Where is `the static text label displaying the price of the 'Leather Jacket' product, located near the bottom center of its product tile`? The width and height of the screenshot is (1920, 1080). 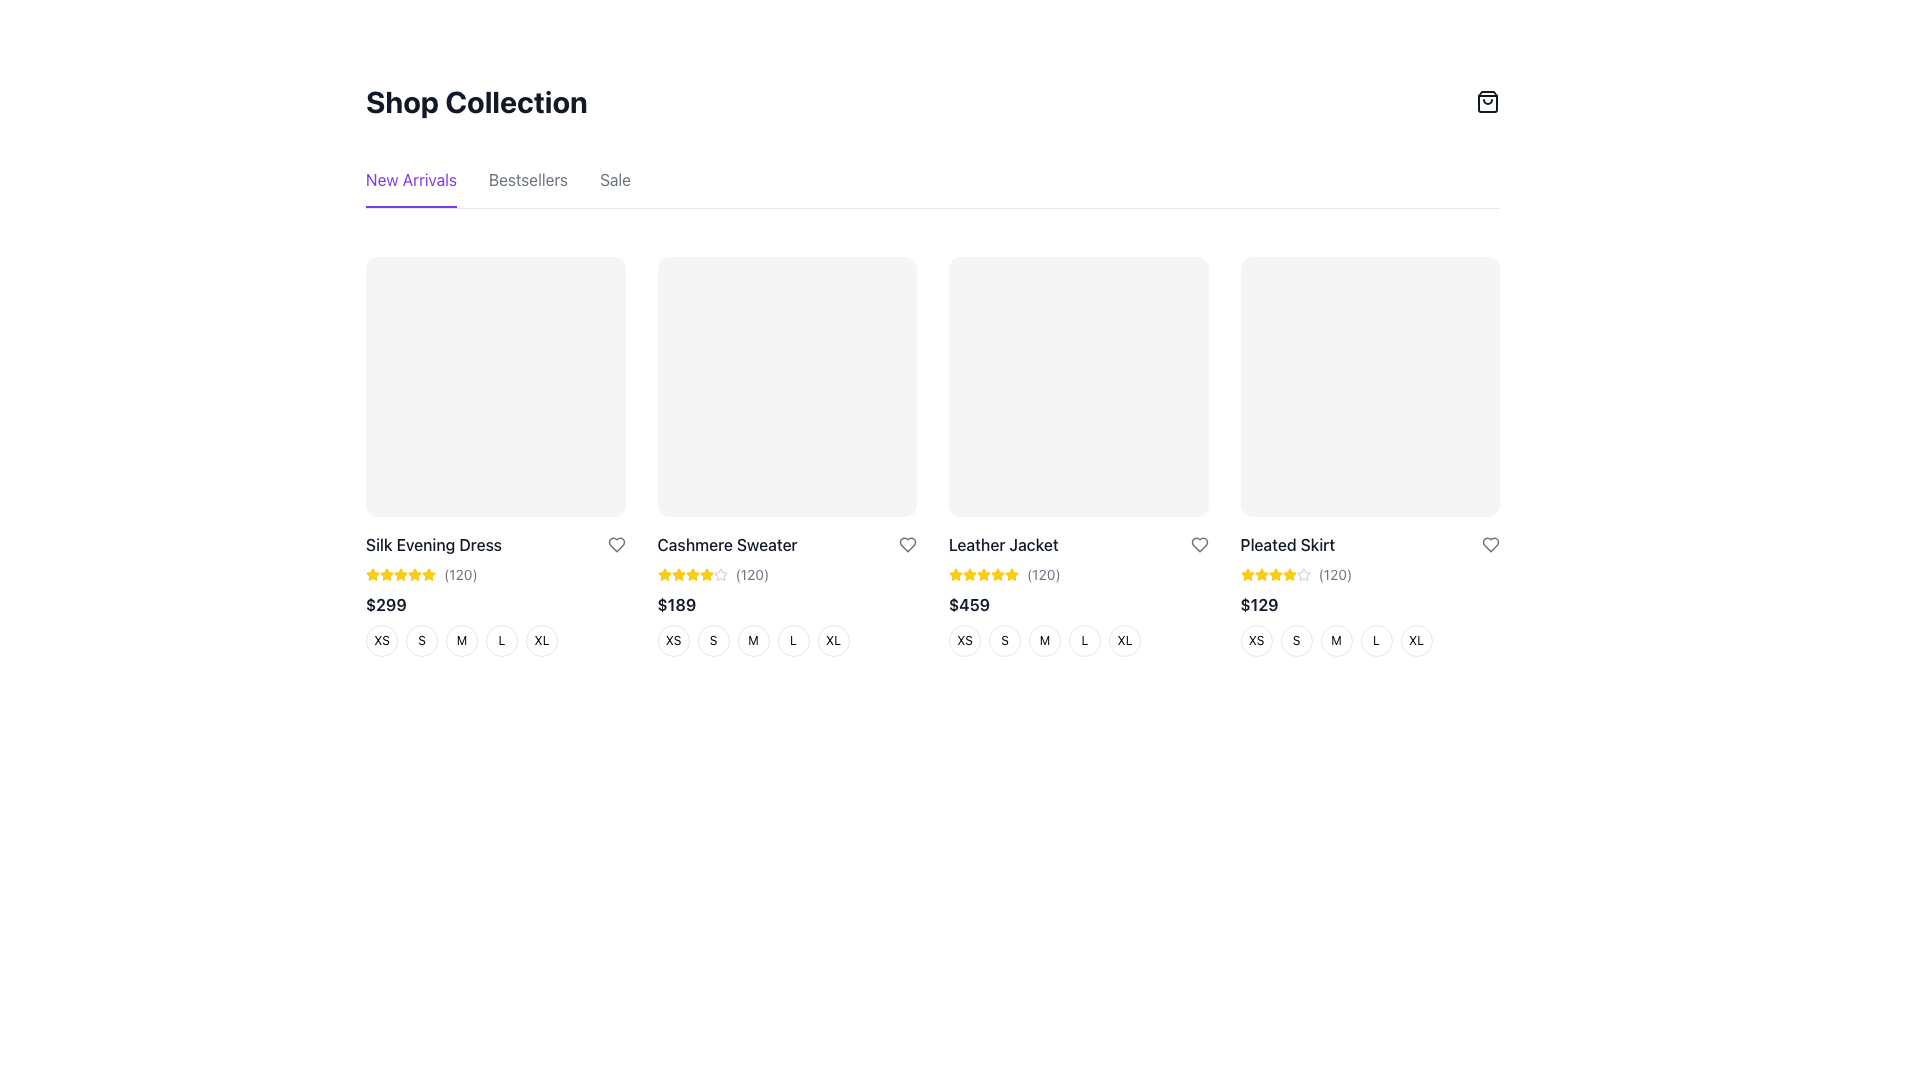
the static text label displaying the price of the 'Leather Jacket' product, located near the bottom center of its product tile is located at coordinates (969, 603).